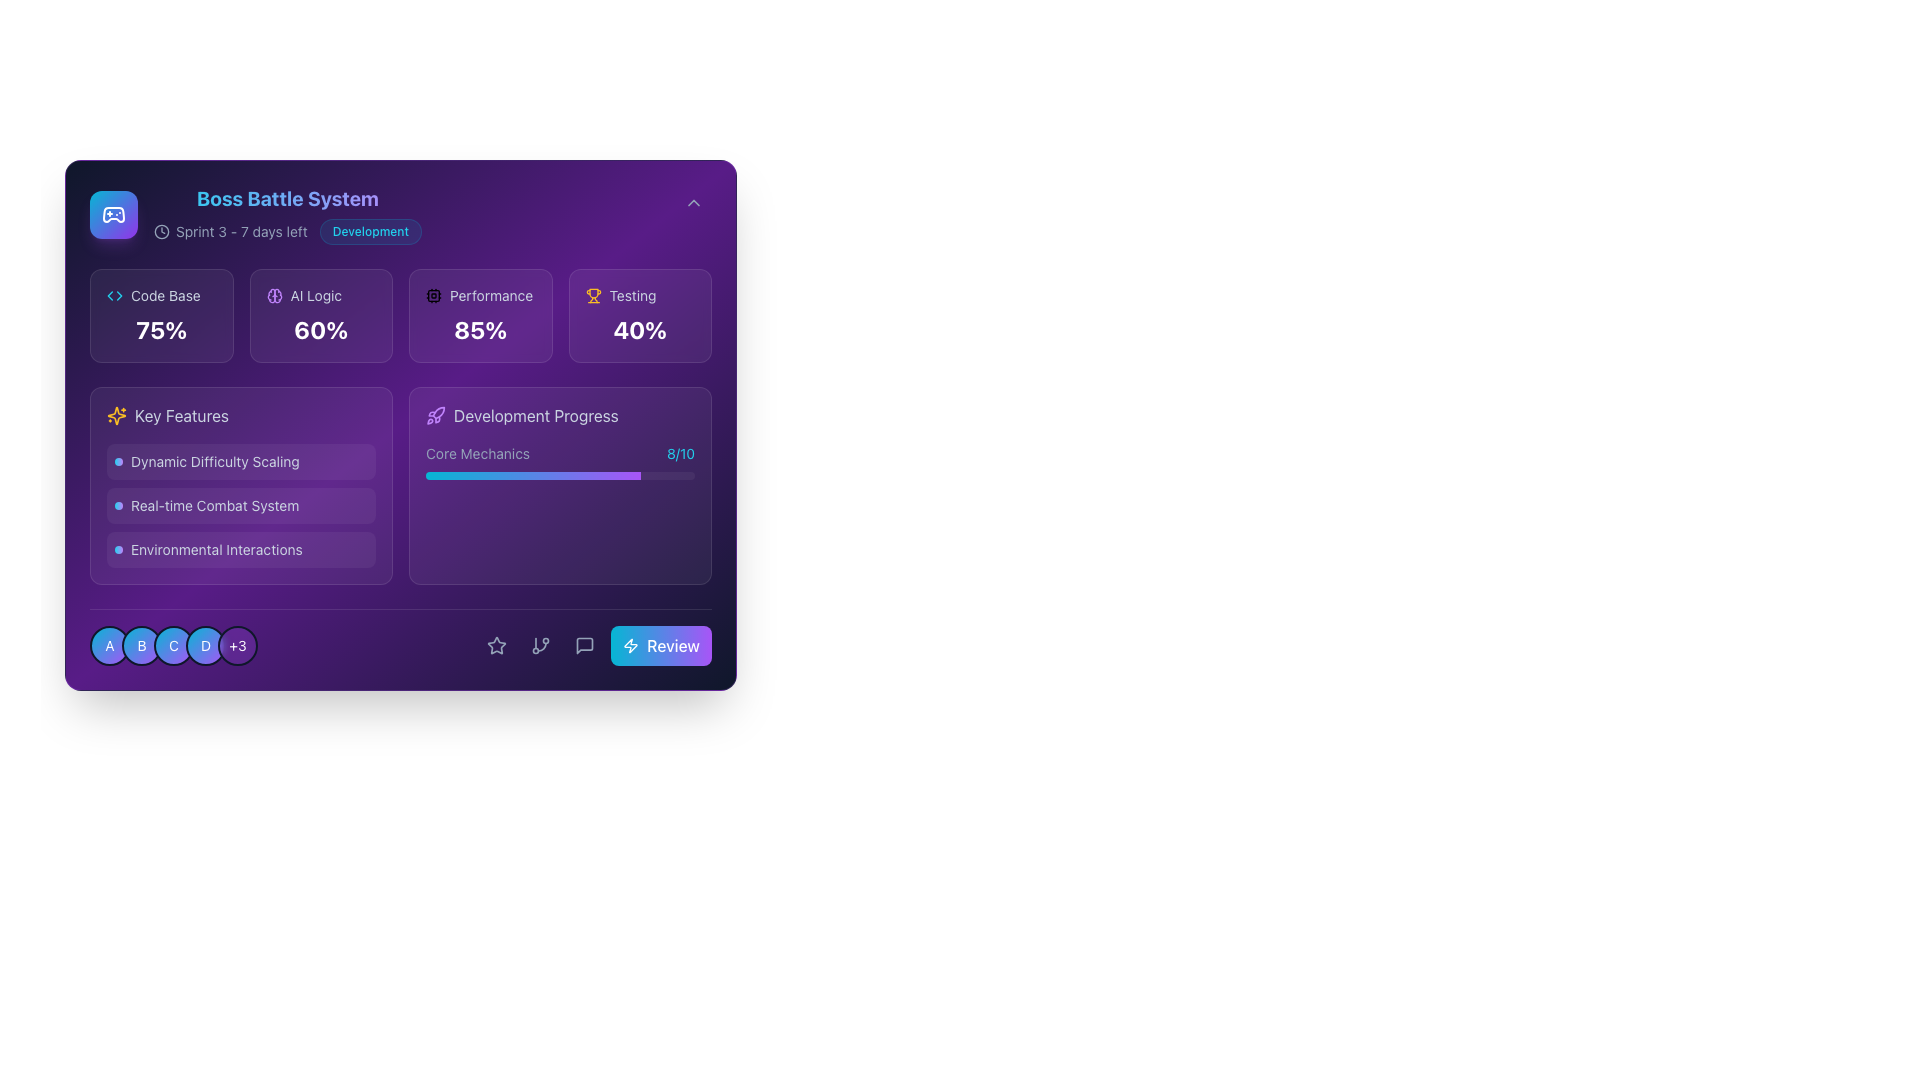 The image size is (1920, 1080). What do you see at coordinates (661, 645) in the screenshot?
I see `the 'Review' button with a gradient background and a lightning bolt icon` at bounding box center [661, 645].